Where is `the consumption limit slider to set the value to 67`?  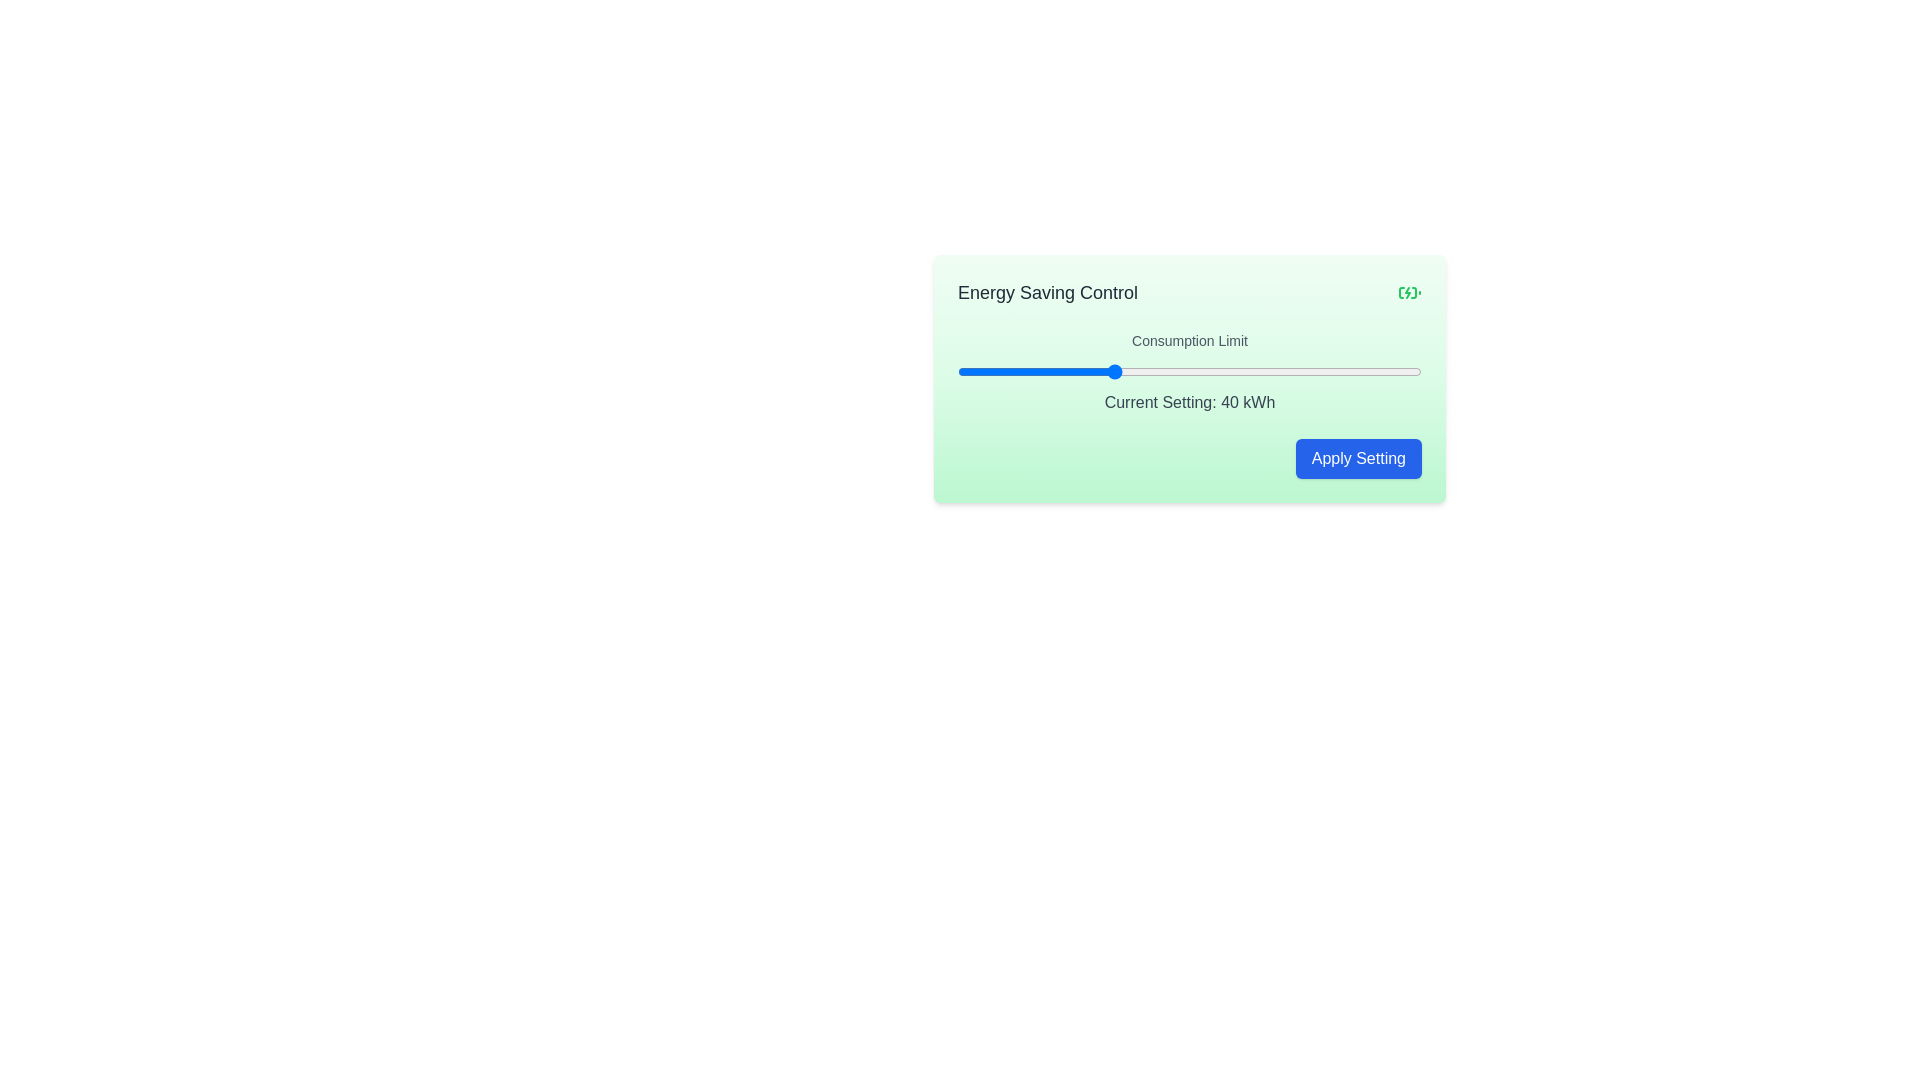 the consumption limit slider to set the value to 67 is located at coordinates (1321, 371).